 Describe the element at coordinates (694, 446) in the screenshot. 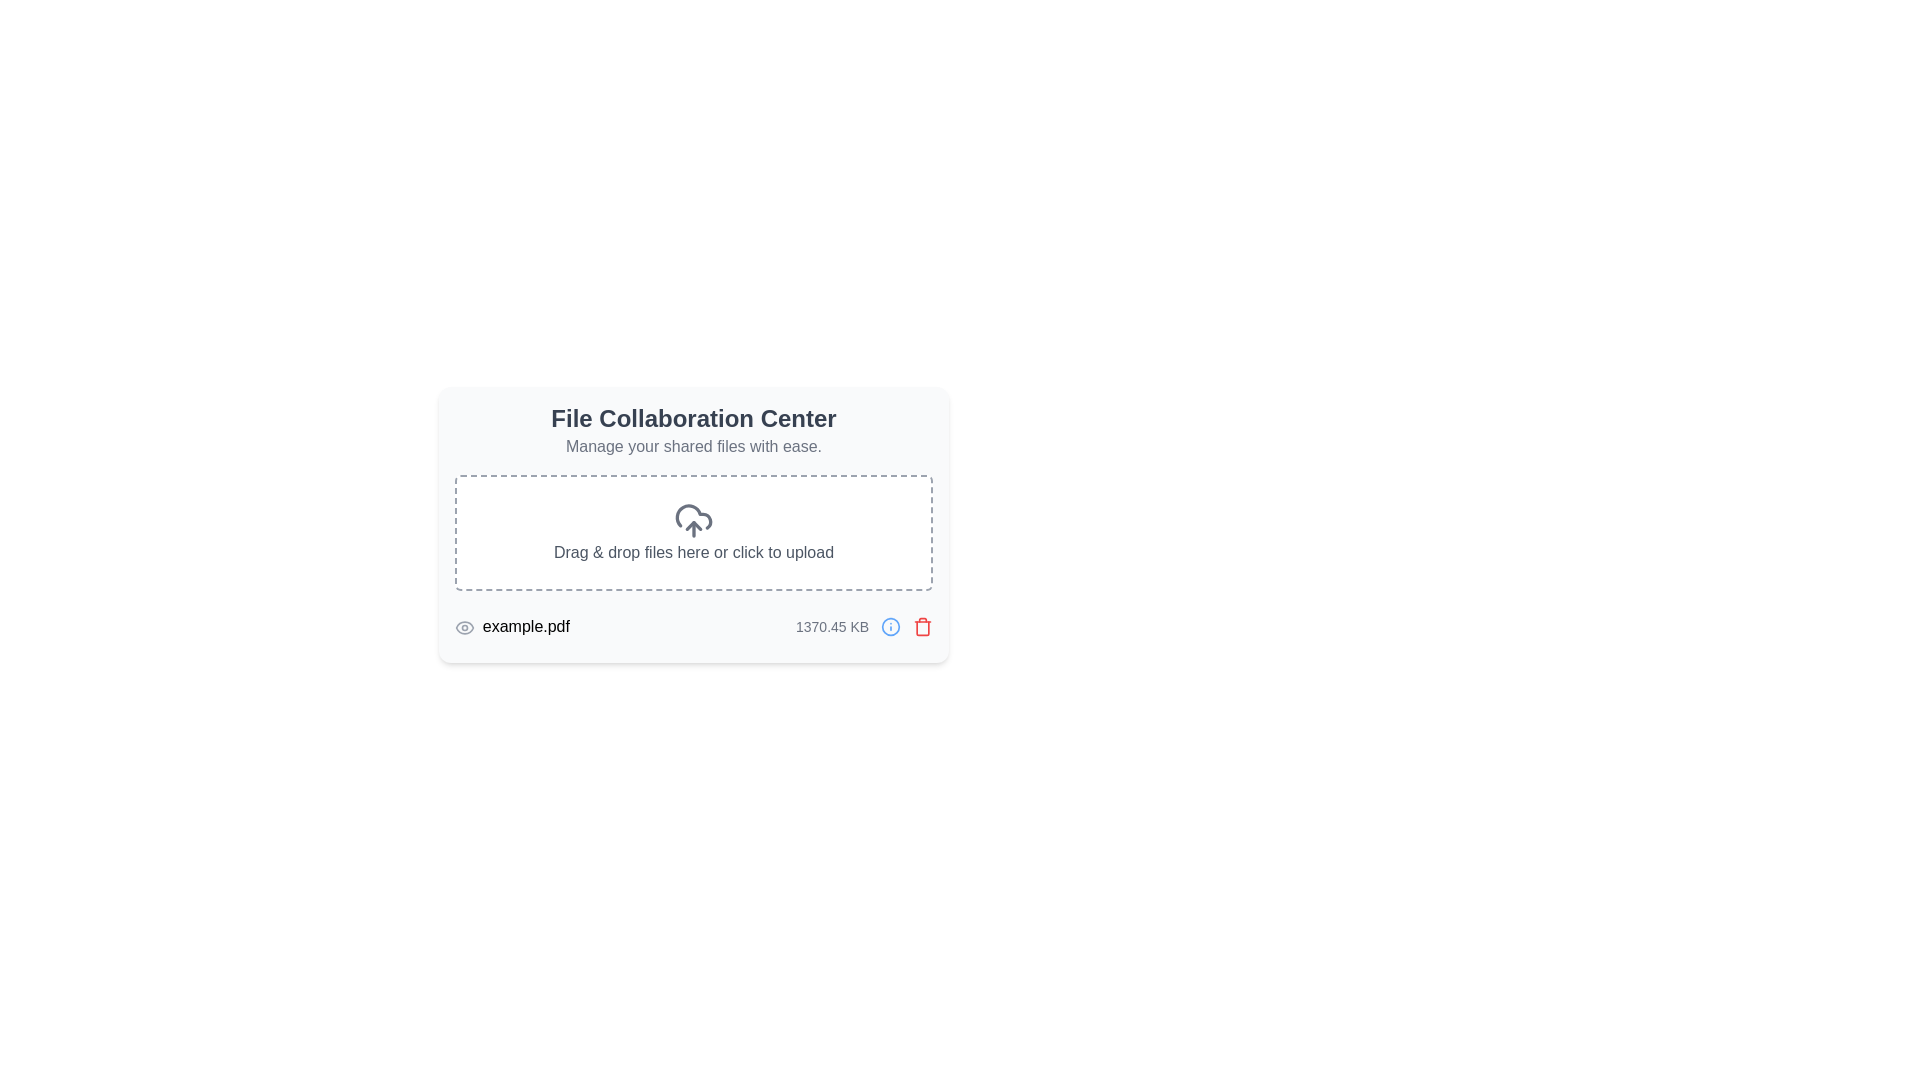

I see `static text located near the top of the interface, directly below the heading 'File Collaboration Center.'` at that location.